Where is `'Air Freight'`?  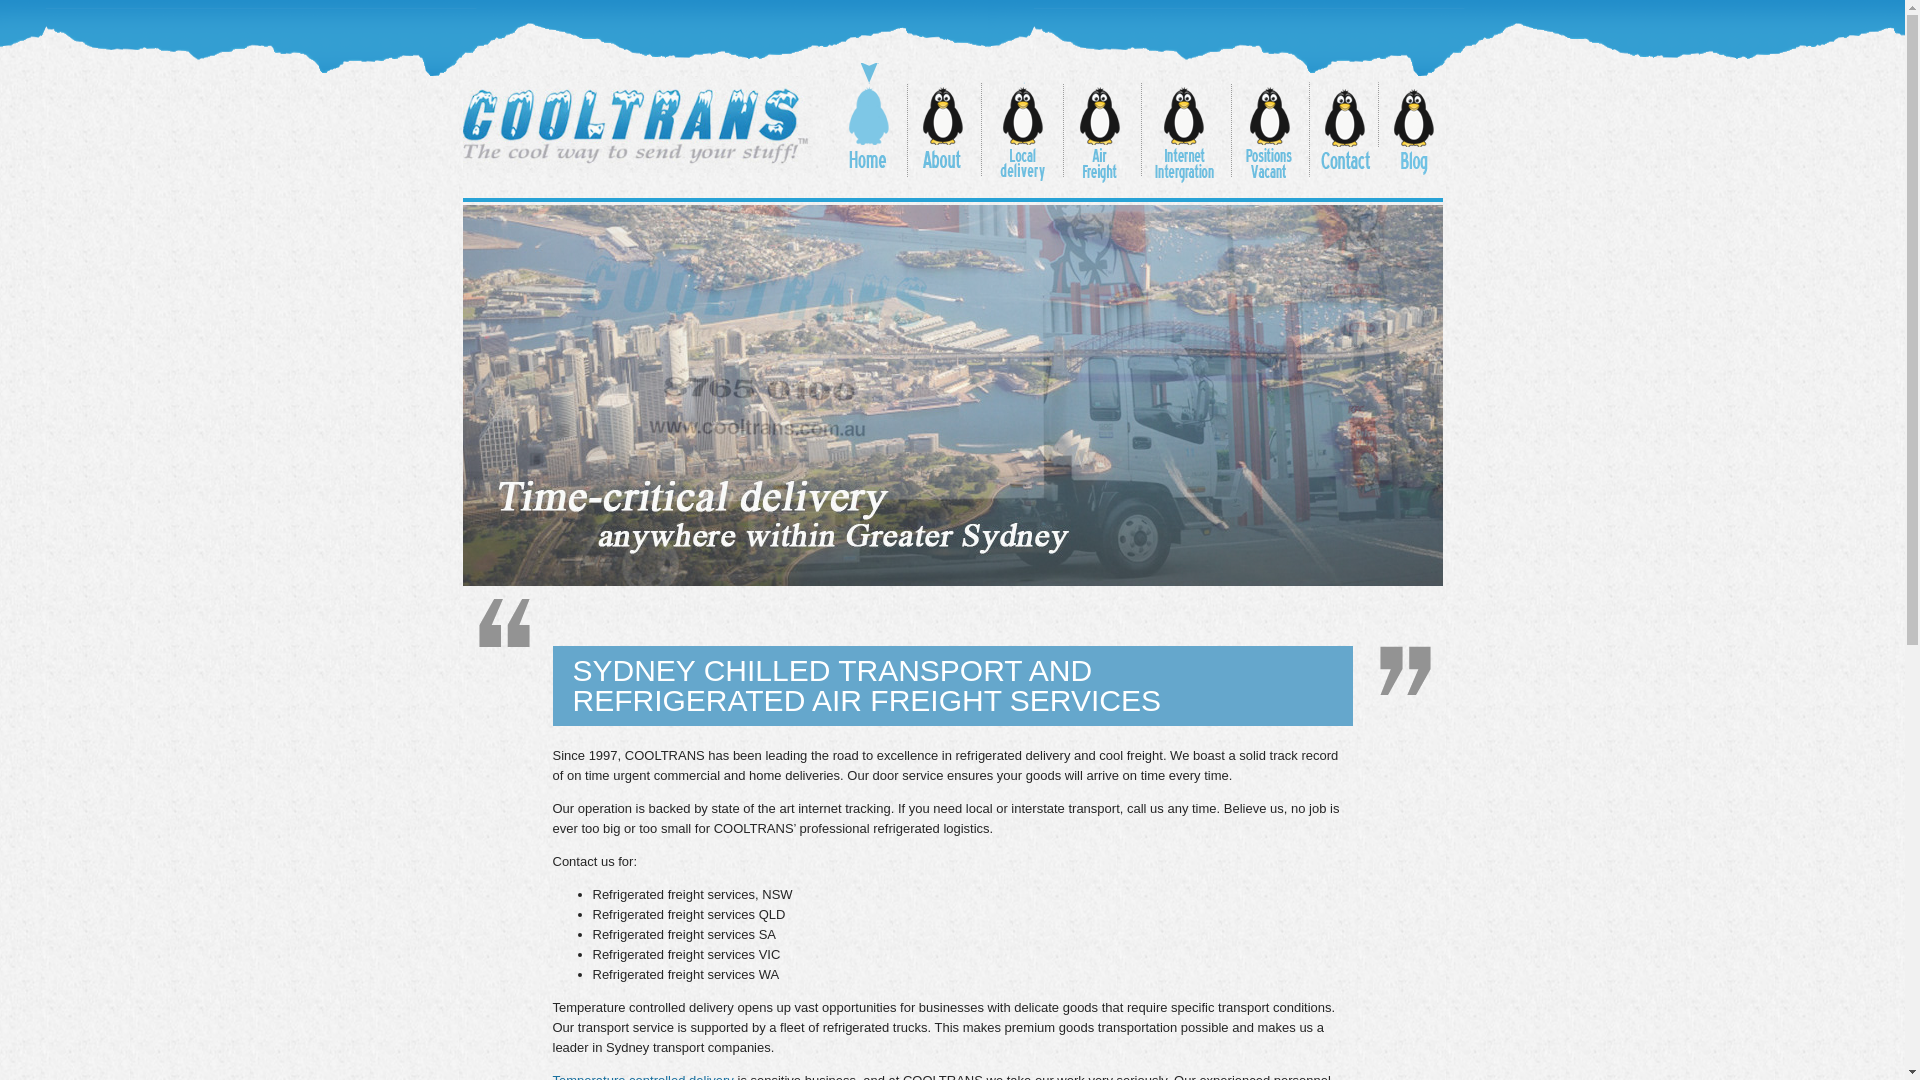
'Air Freight' is located at coordinates (1098, 123).